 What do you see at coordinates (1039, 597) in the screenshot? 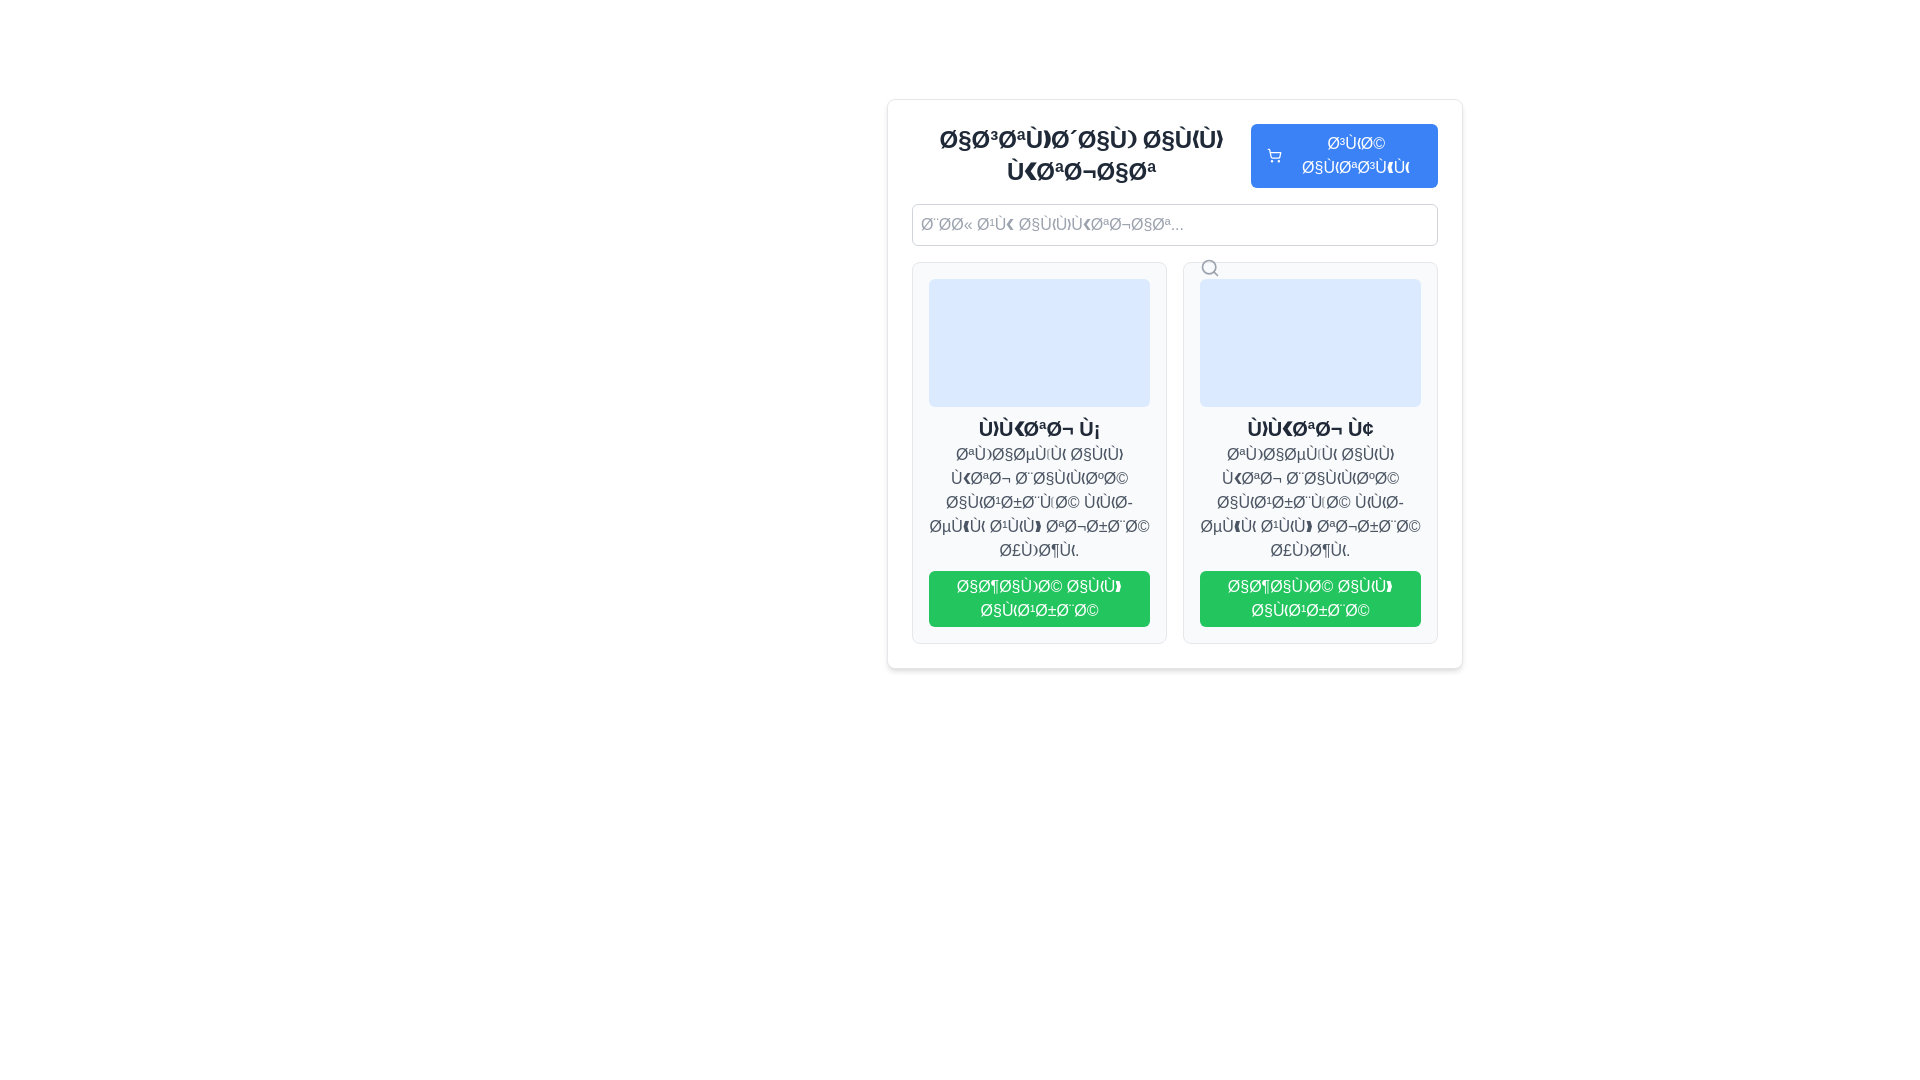
I see `the button located below the product description in Arabic` at bounding box center [1039, 597].